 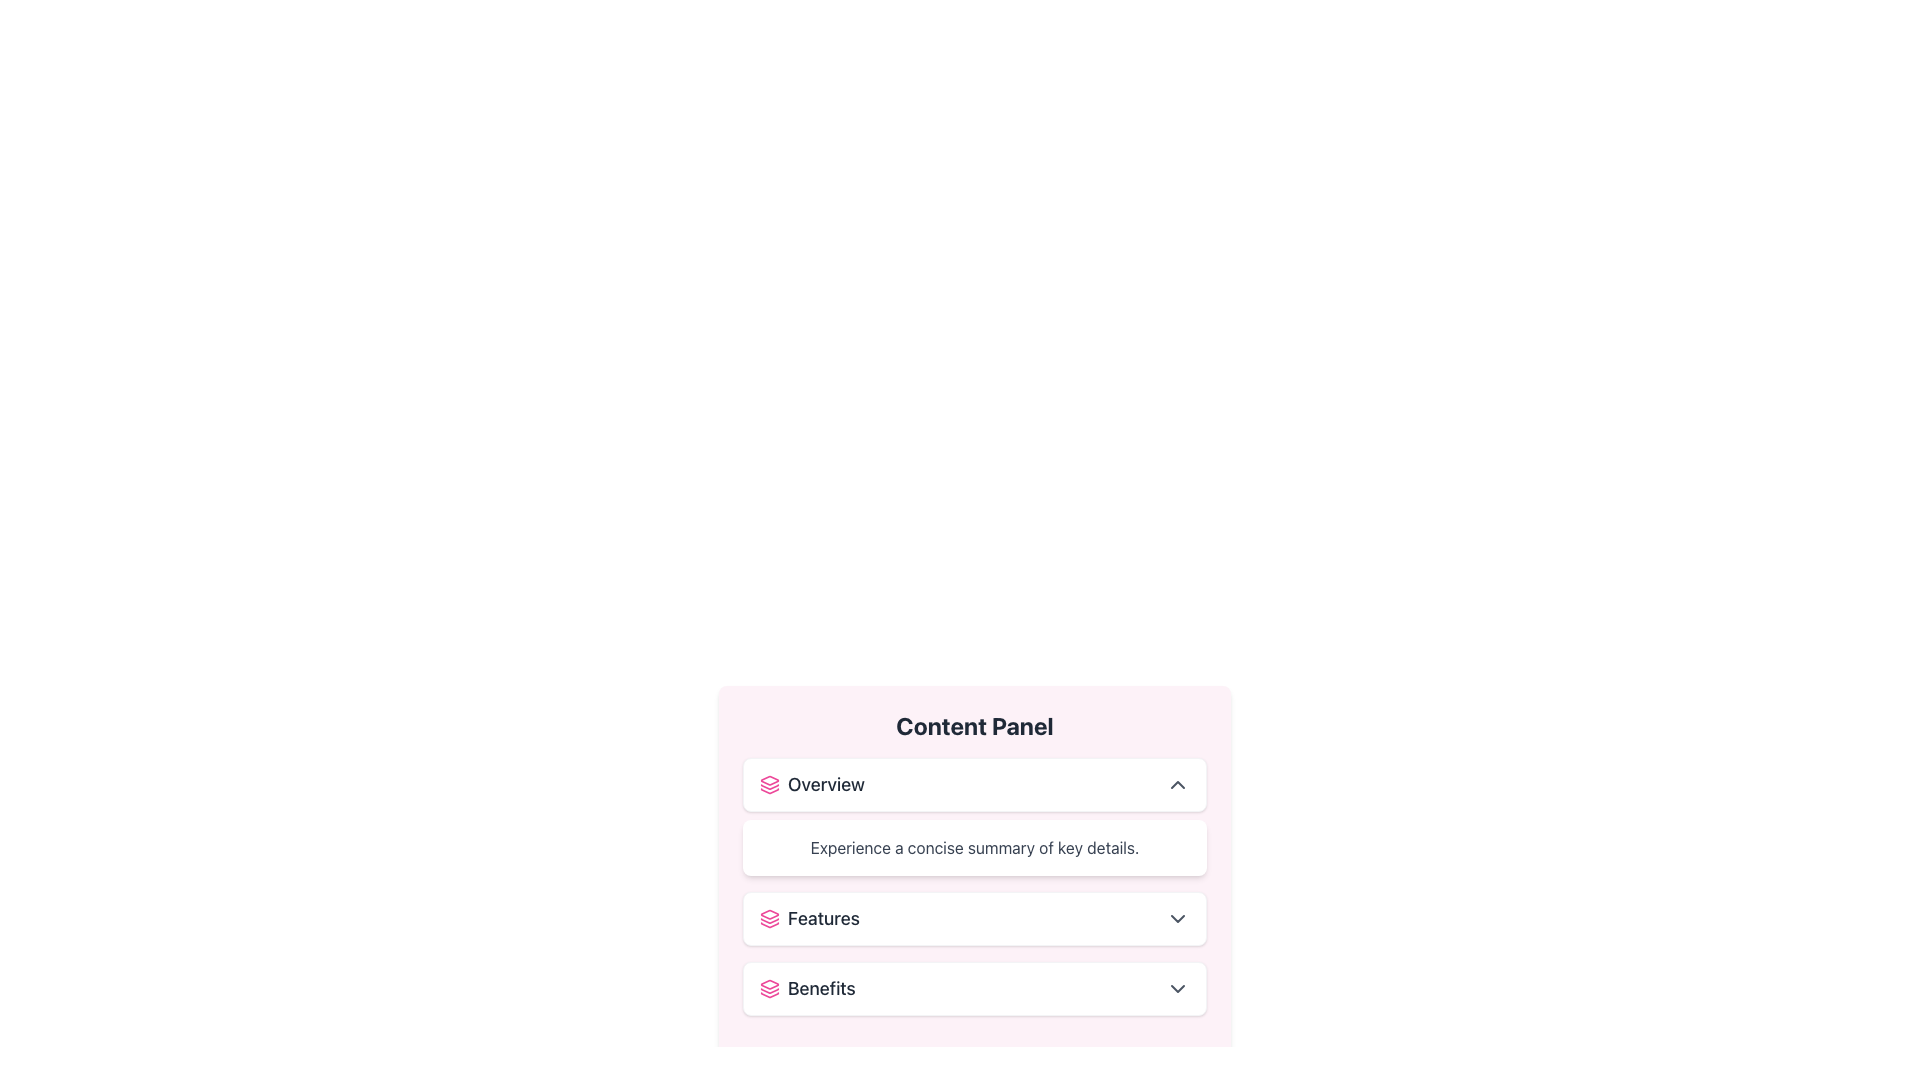 I want to click on the header text with an adjacent pink icon, so click(x=812, y=784).